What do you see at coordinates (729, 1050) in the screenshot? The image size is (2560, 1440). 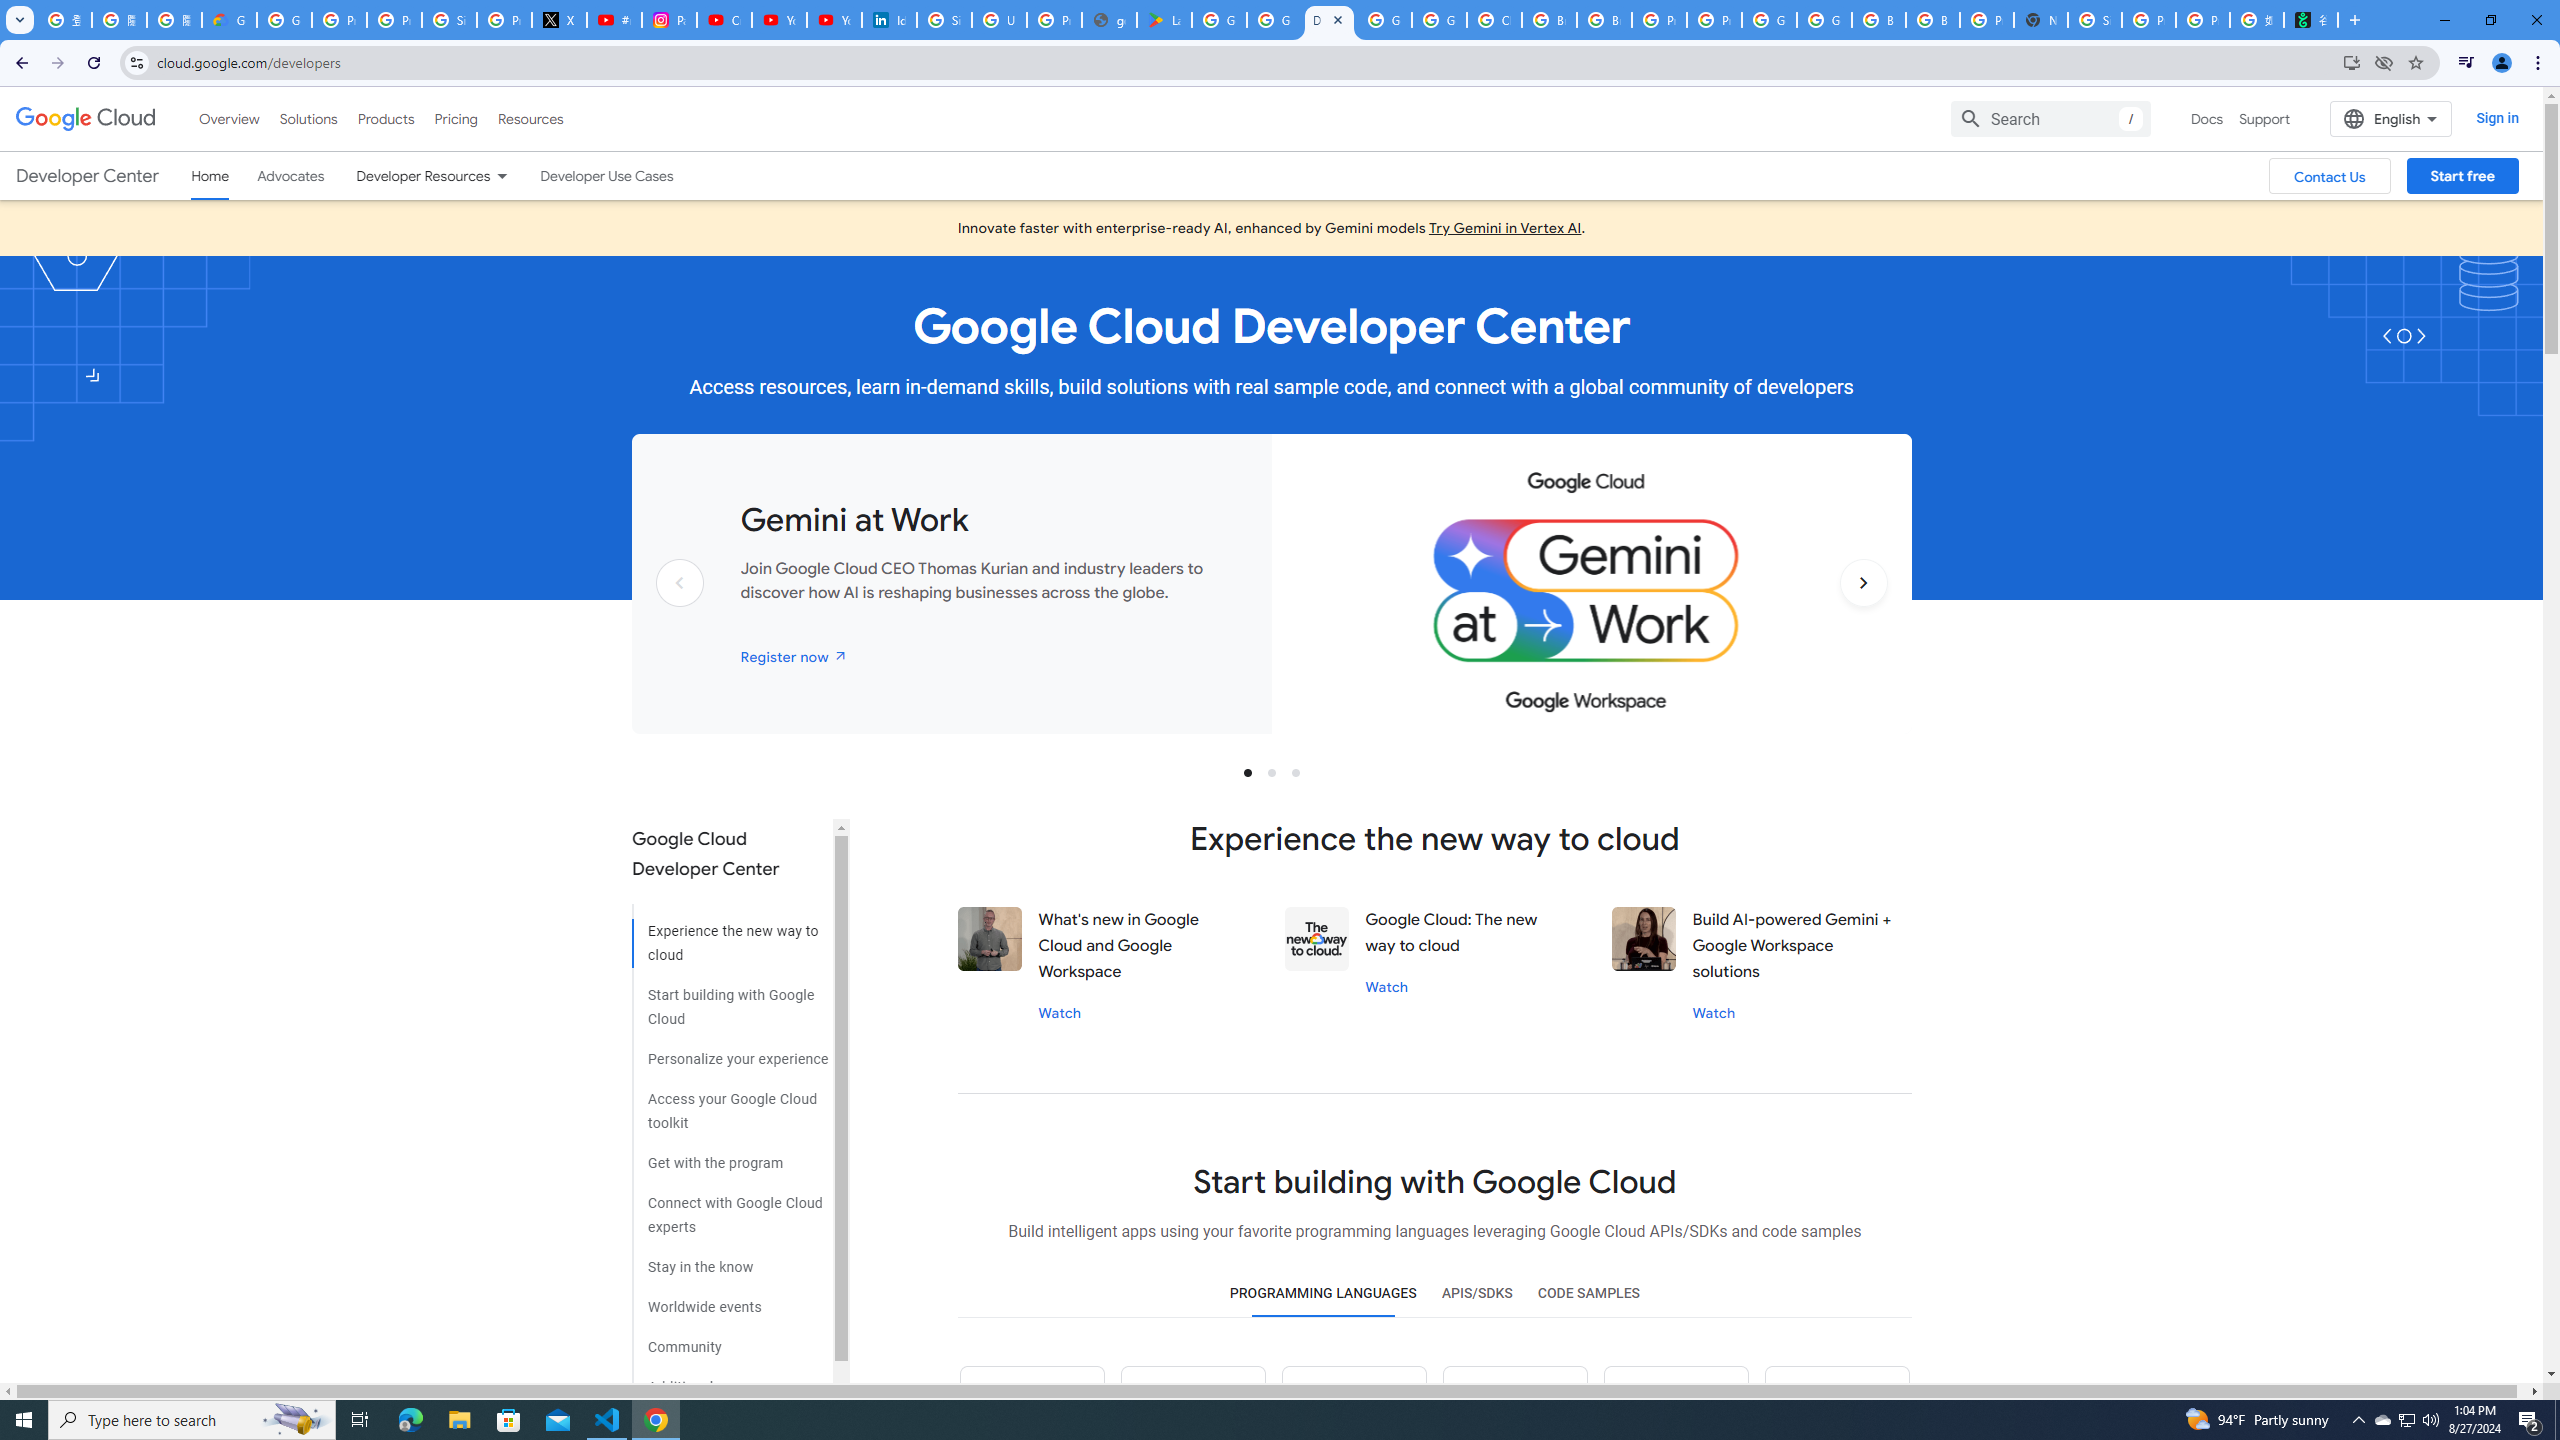 I see `'Personalize your experience'` at bounding box center [729, 1050].